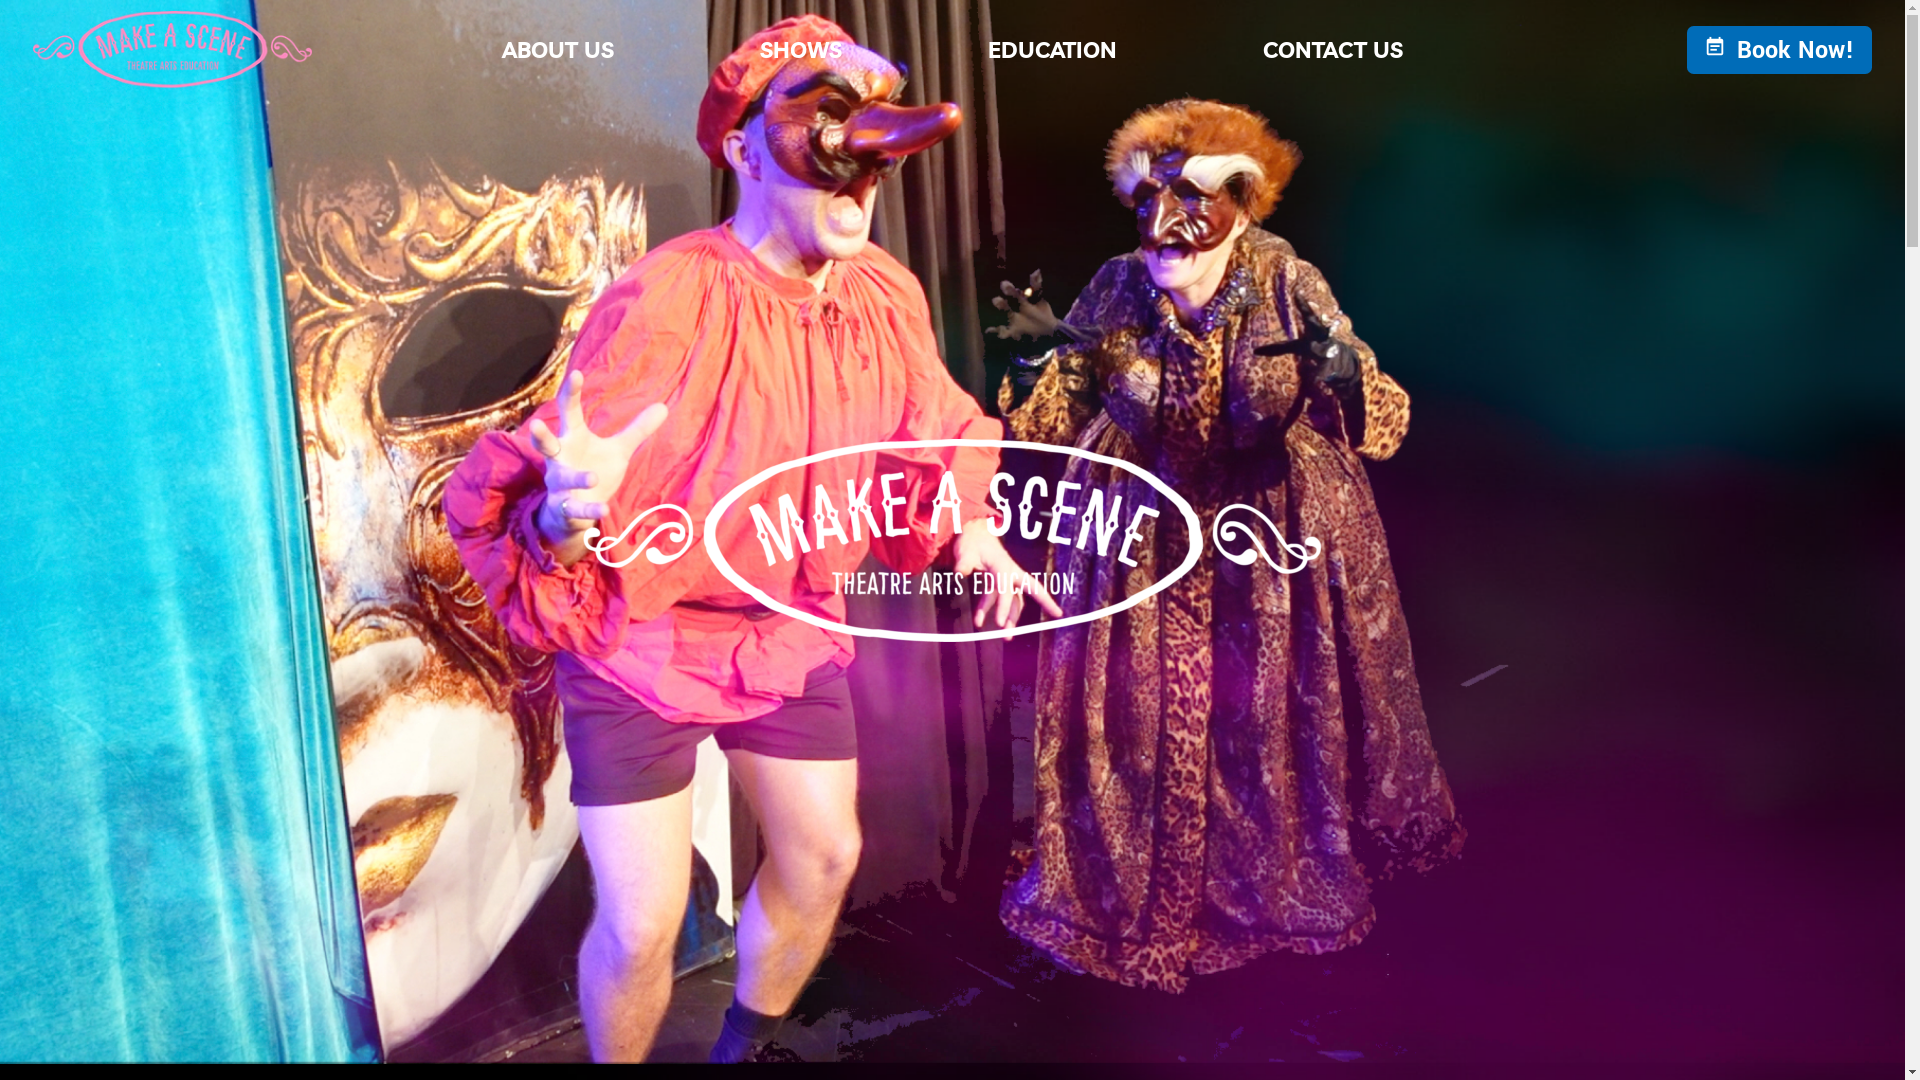 The width and height of the screenshot is (1920, 1080). Describe the element at coordinates (723, 49) in the screenshot. I see `'SHOWS'` at that location.